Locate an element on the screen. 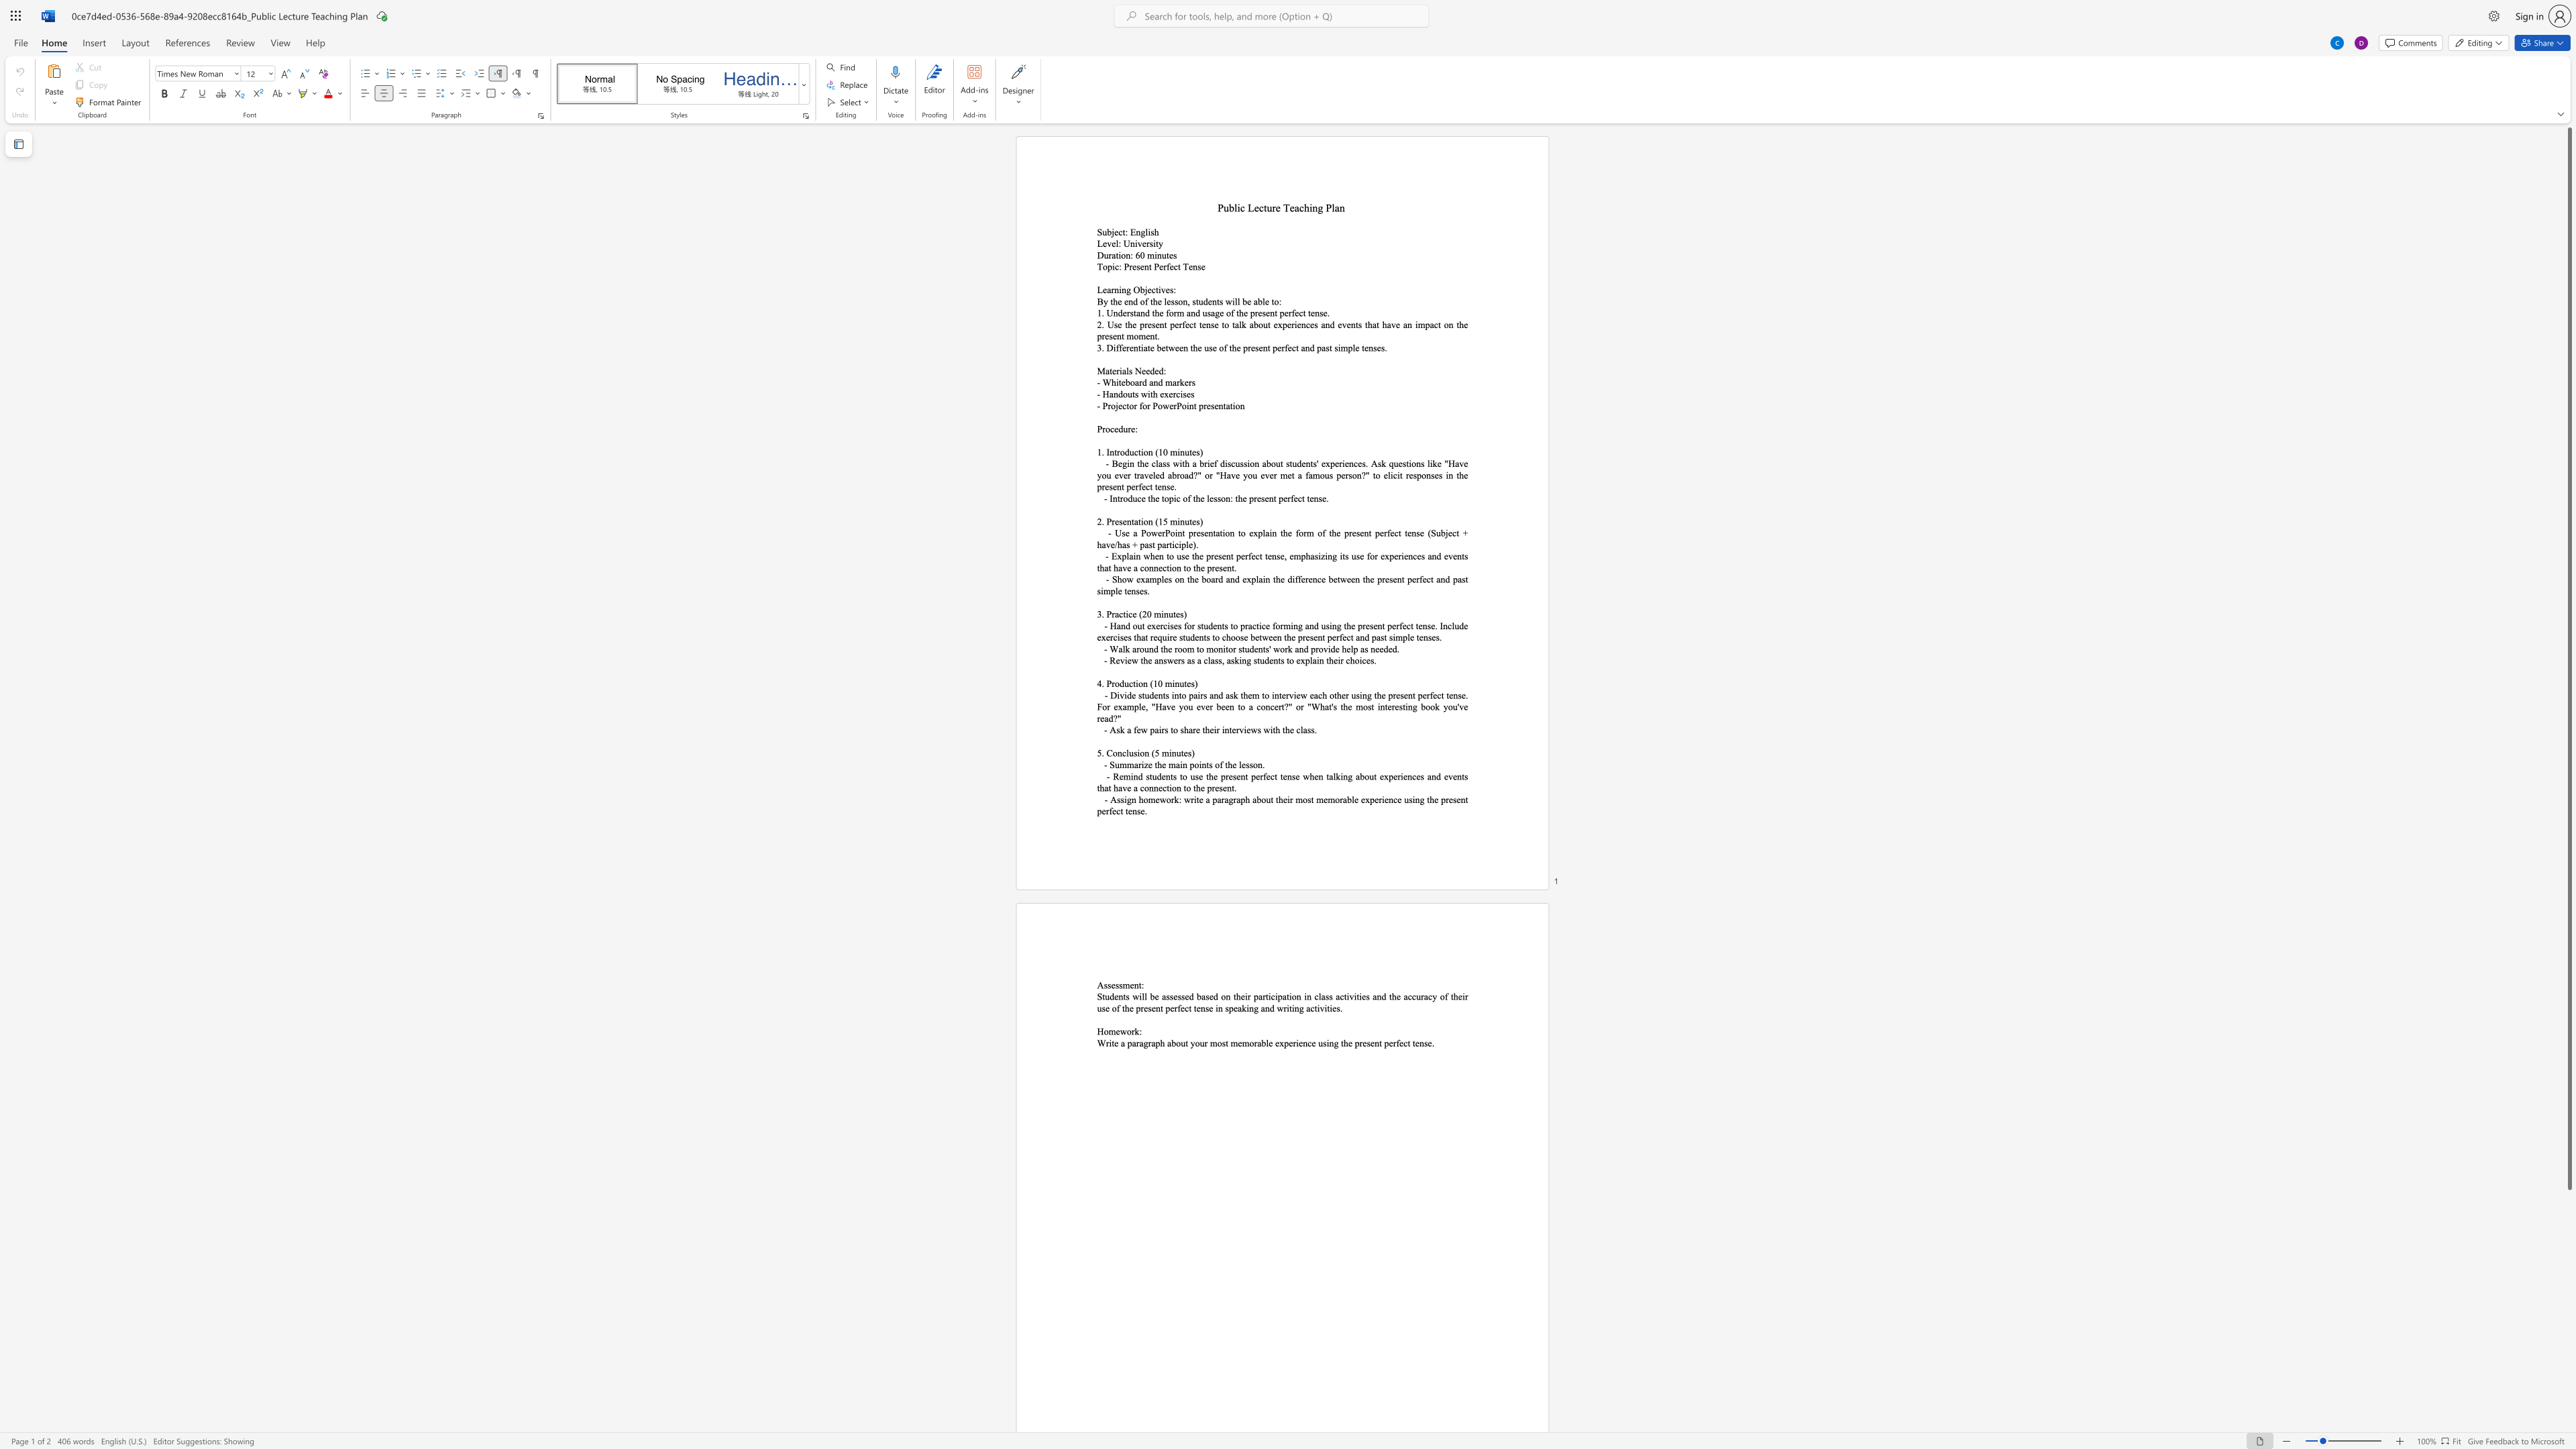  the scrollbar to slide the page down is located at coordinates (2568, 1348).